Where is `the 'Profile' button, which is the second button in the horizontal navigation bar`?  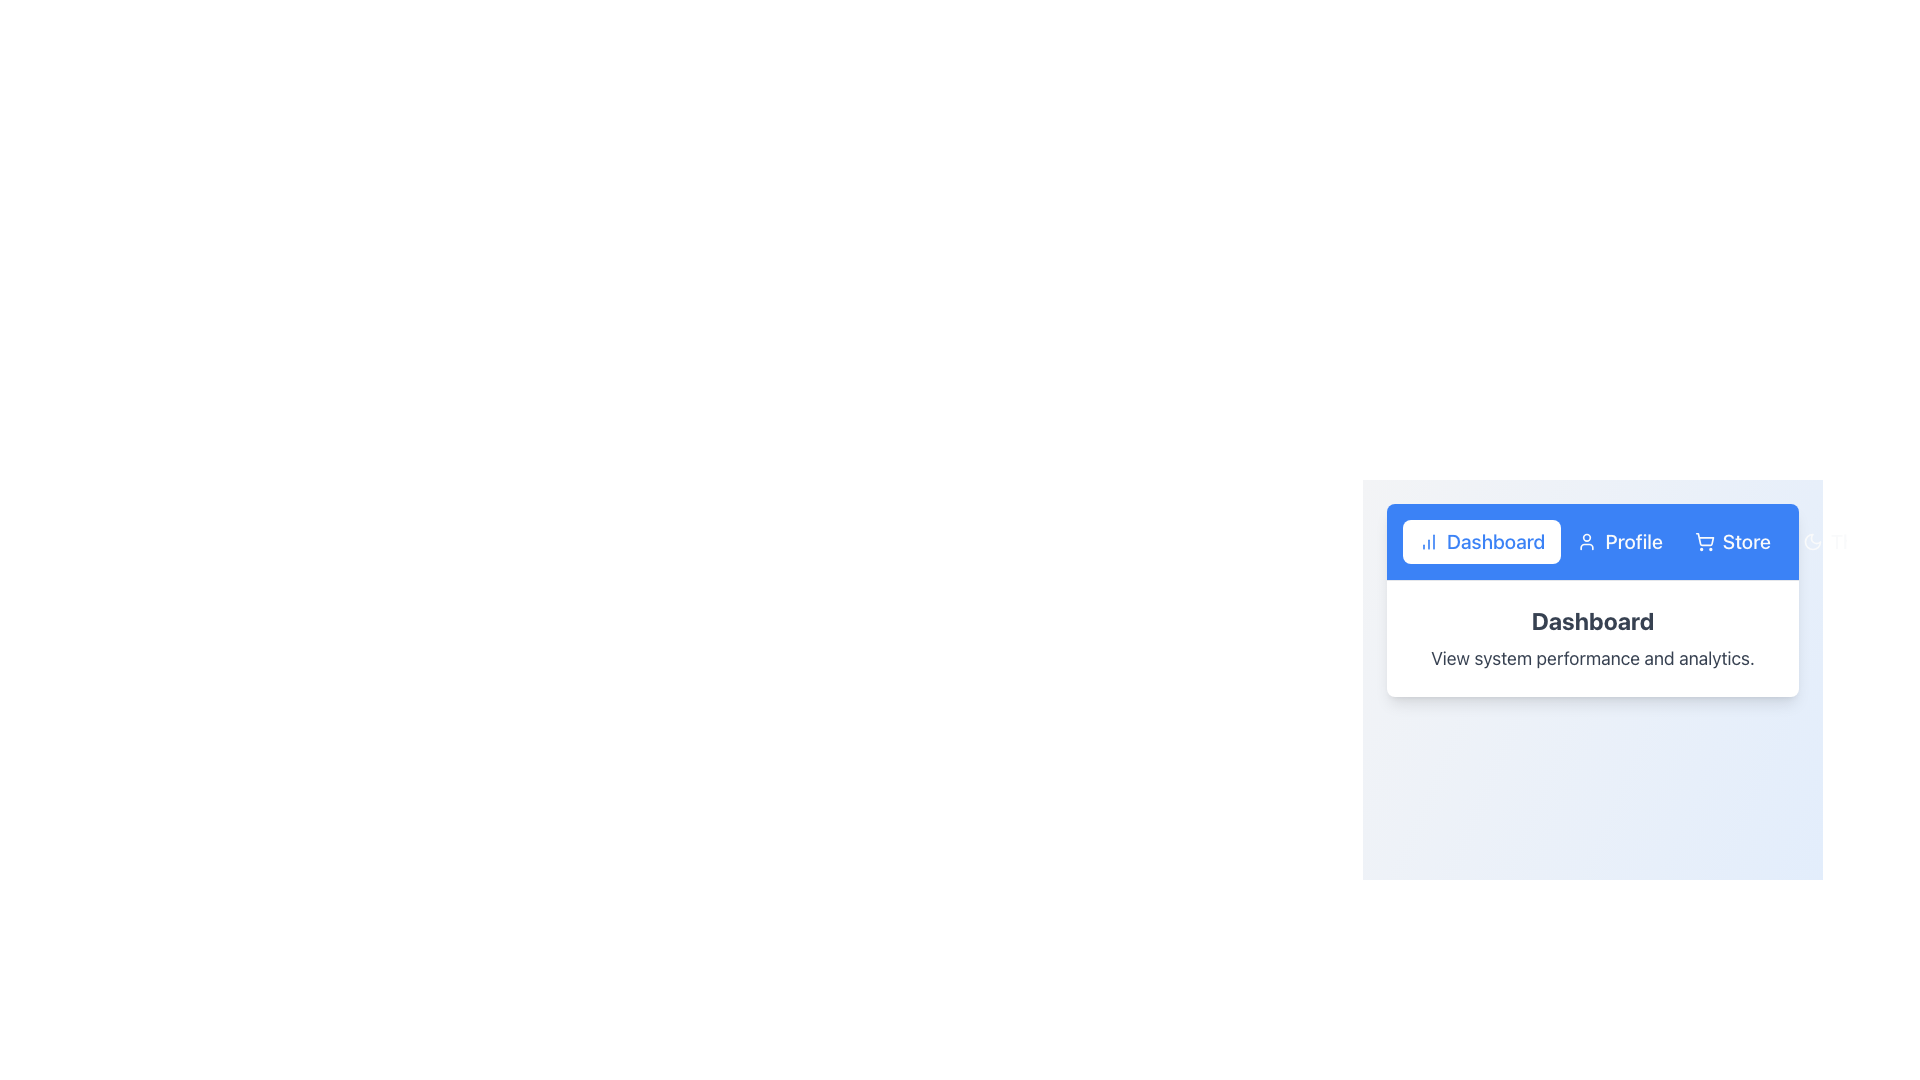
the 'Profile' button, which is the second button in the horizontal navigation bar is located at coordinates (1620, 542).